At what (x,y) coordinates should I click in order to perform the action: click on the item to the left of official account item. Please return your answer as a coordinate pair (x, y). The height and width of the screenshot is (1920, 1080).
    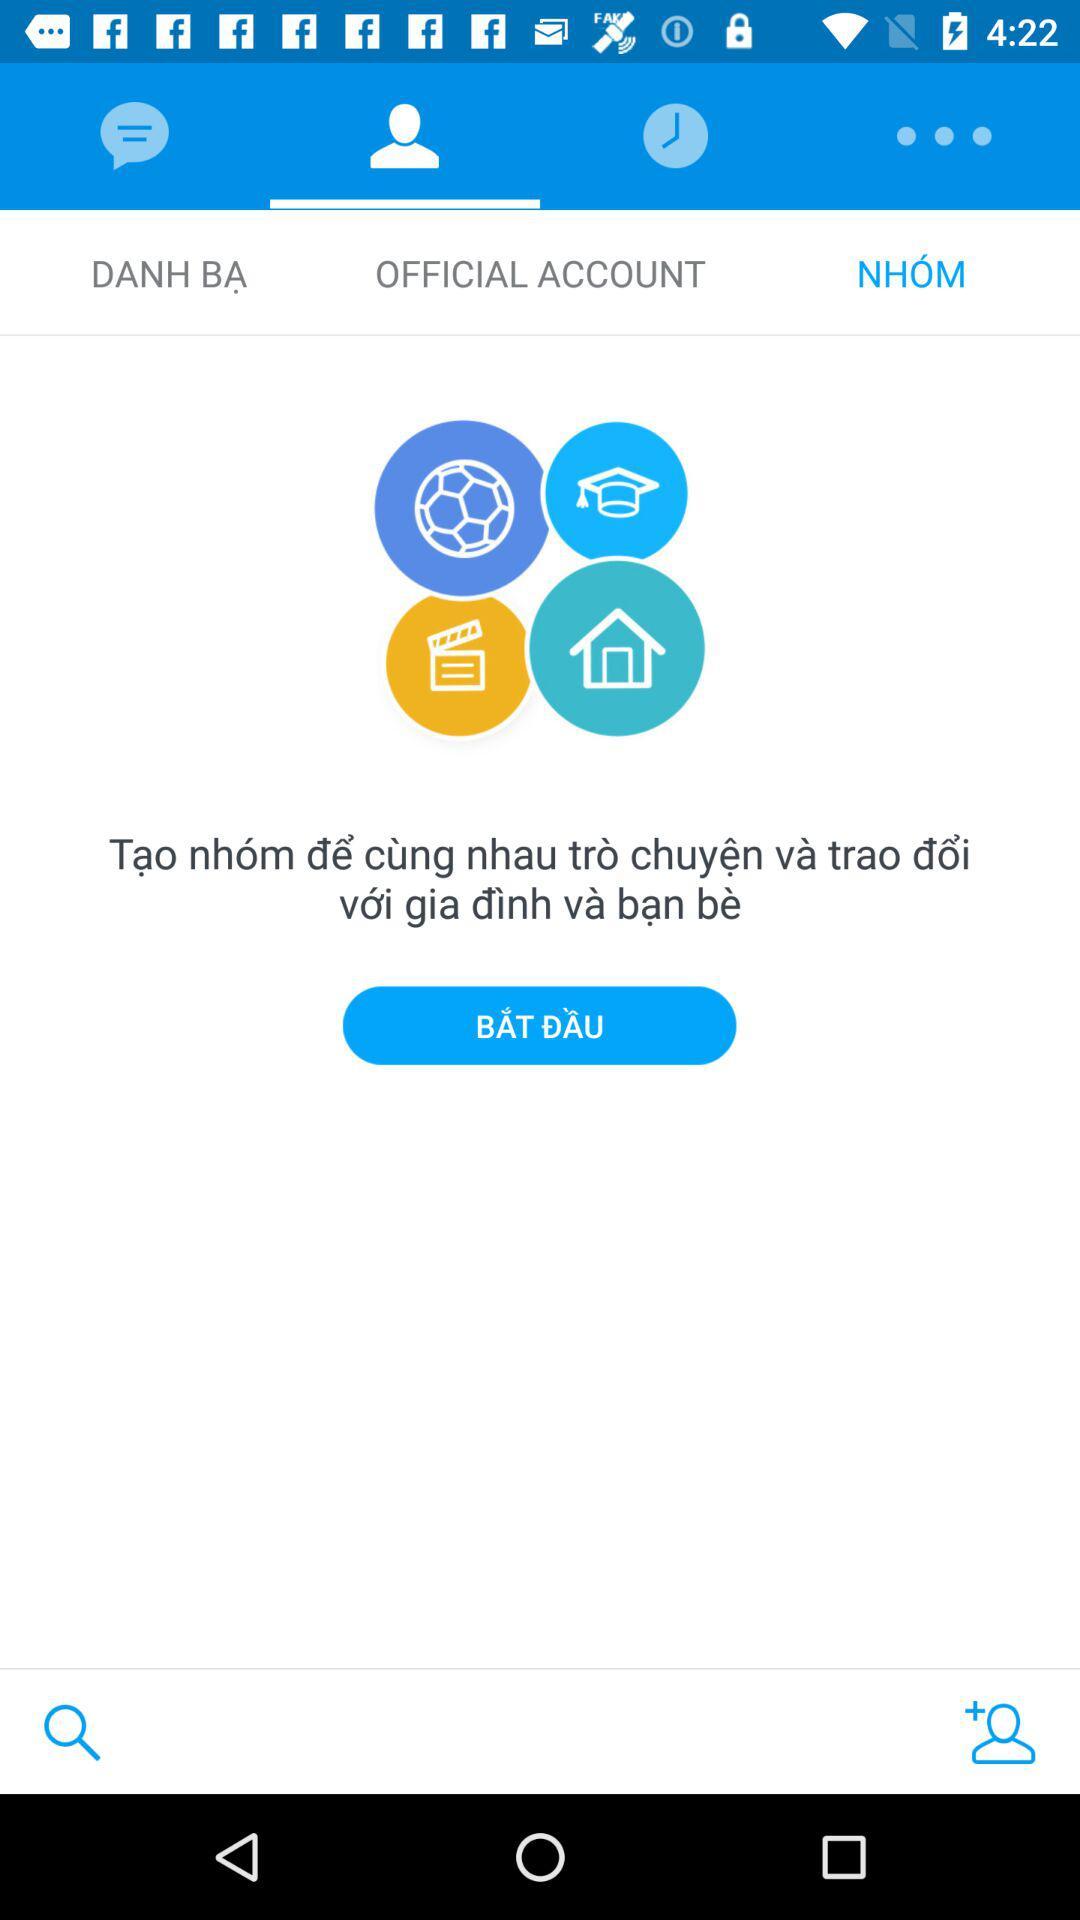
    Looking at the image, I should click on (167, 272).